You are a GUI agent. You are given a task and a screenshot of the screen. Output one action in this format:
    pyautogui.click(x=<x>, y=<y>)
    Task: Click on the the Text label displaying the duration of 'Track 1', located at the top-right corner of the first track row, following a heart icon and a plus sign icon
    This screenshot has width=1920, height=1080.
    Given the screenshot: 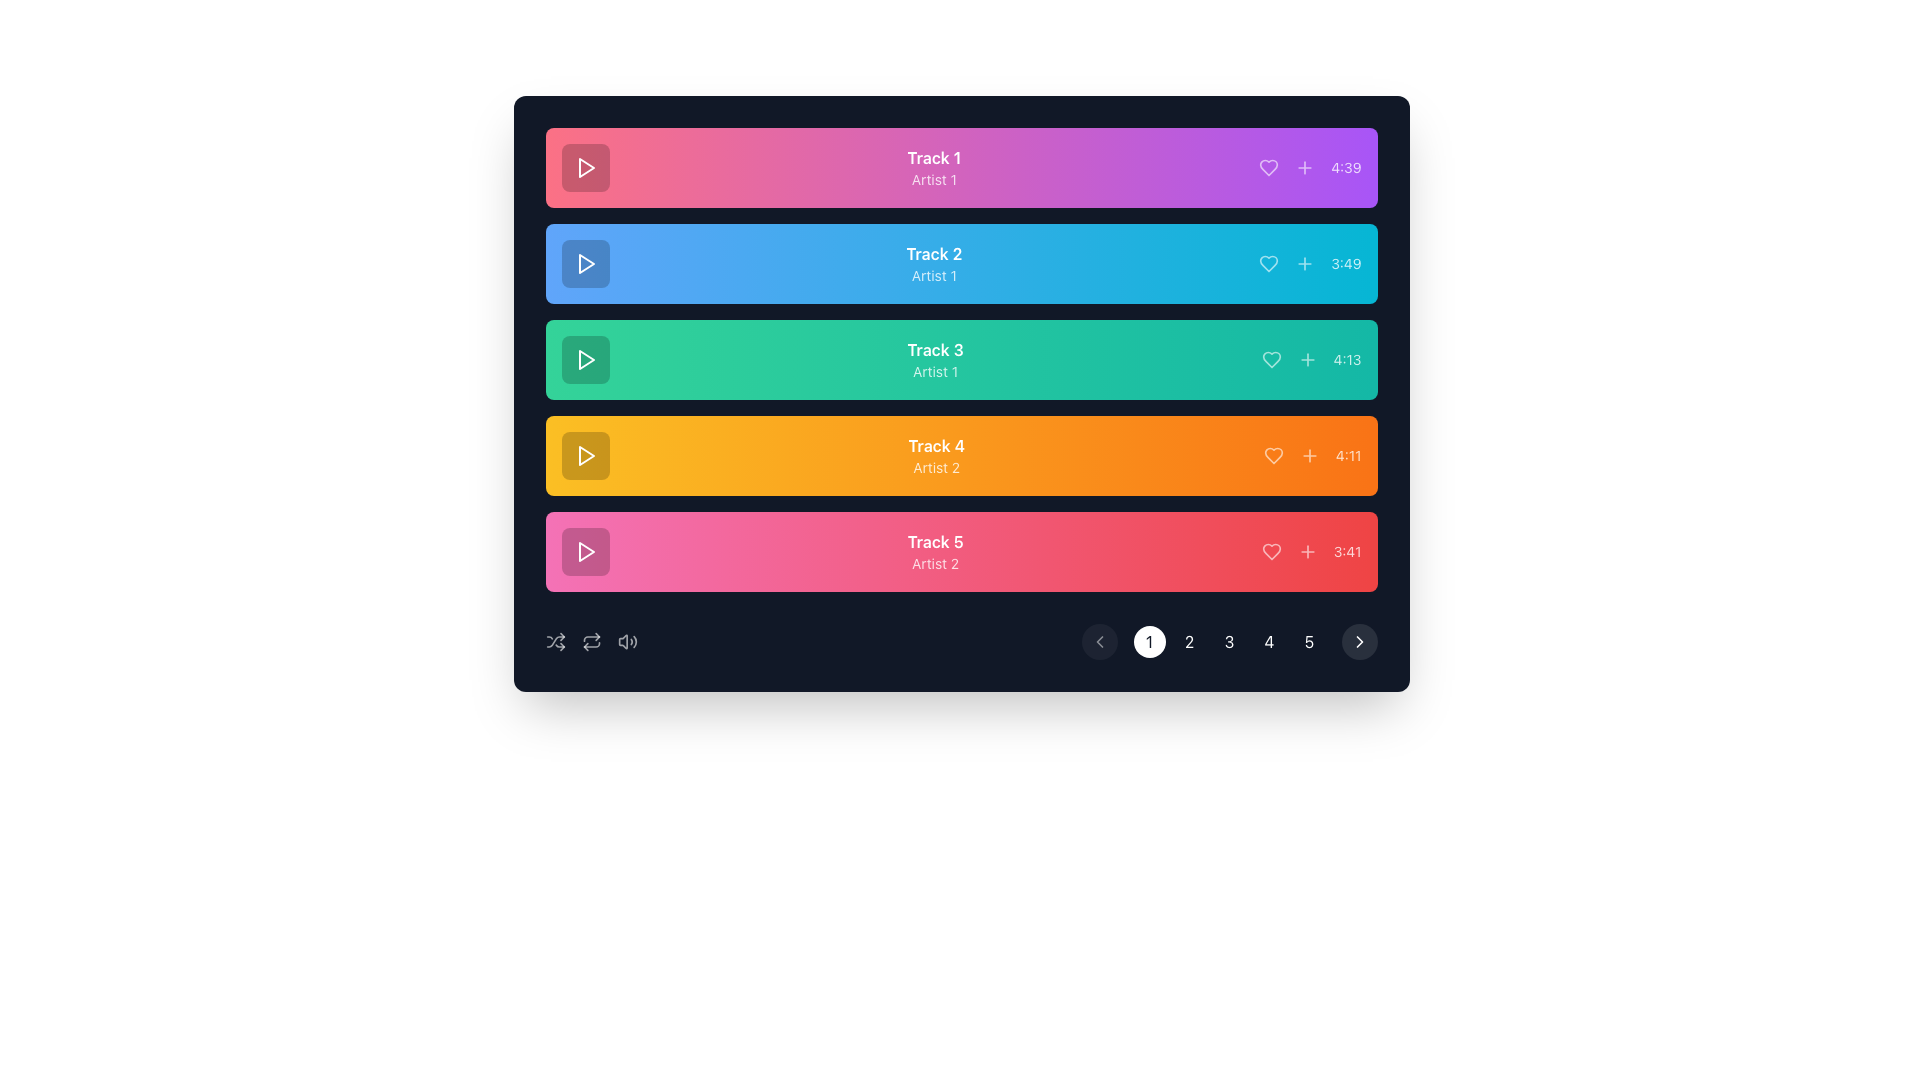 What is the action you would take?
    pyautogui.click(x=1346, y=167)
    